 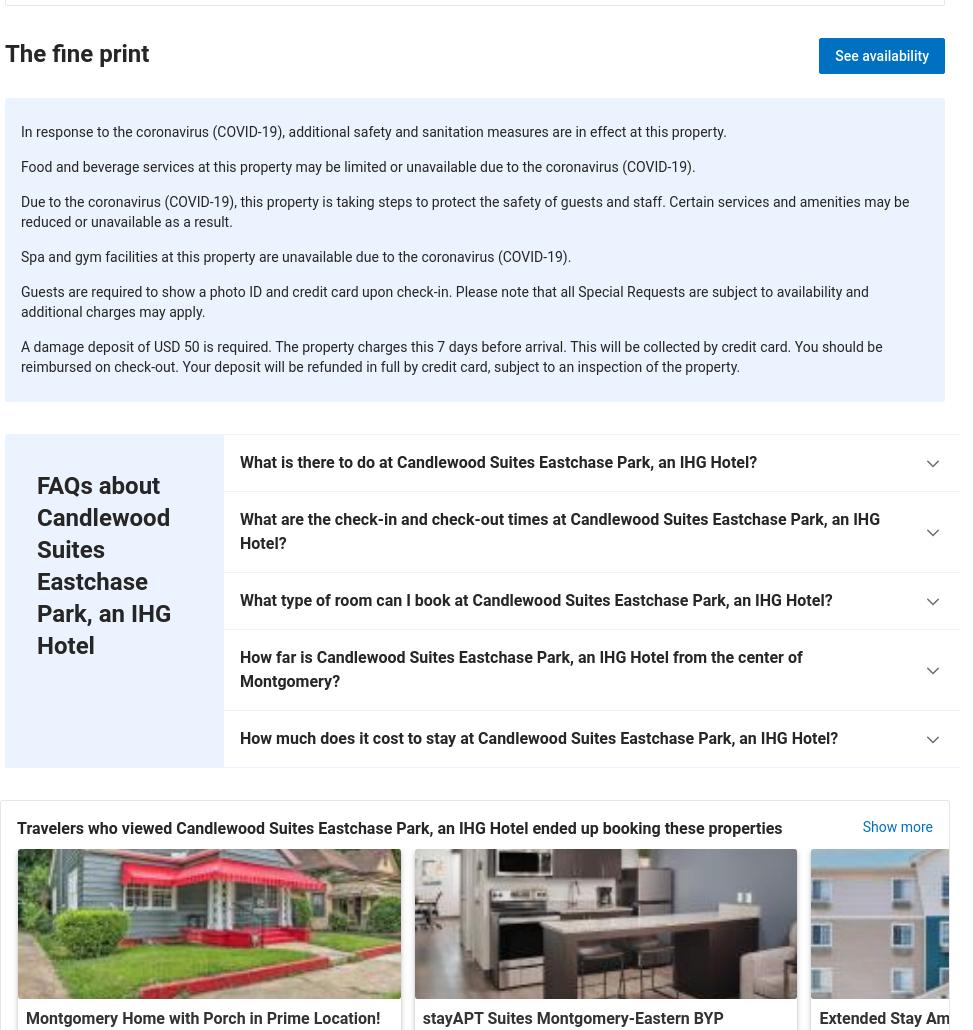 I want to click on 'Food and beverage services at this property may be limited or unavailable due to the coronavirus (COVID-19).', so click(x=356, y=165).